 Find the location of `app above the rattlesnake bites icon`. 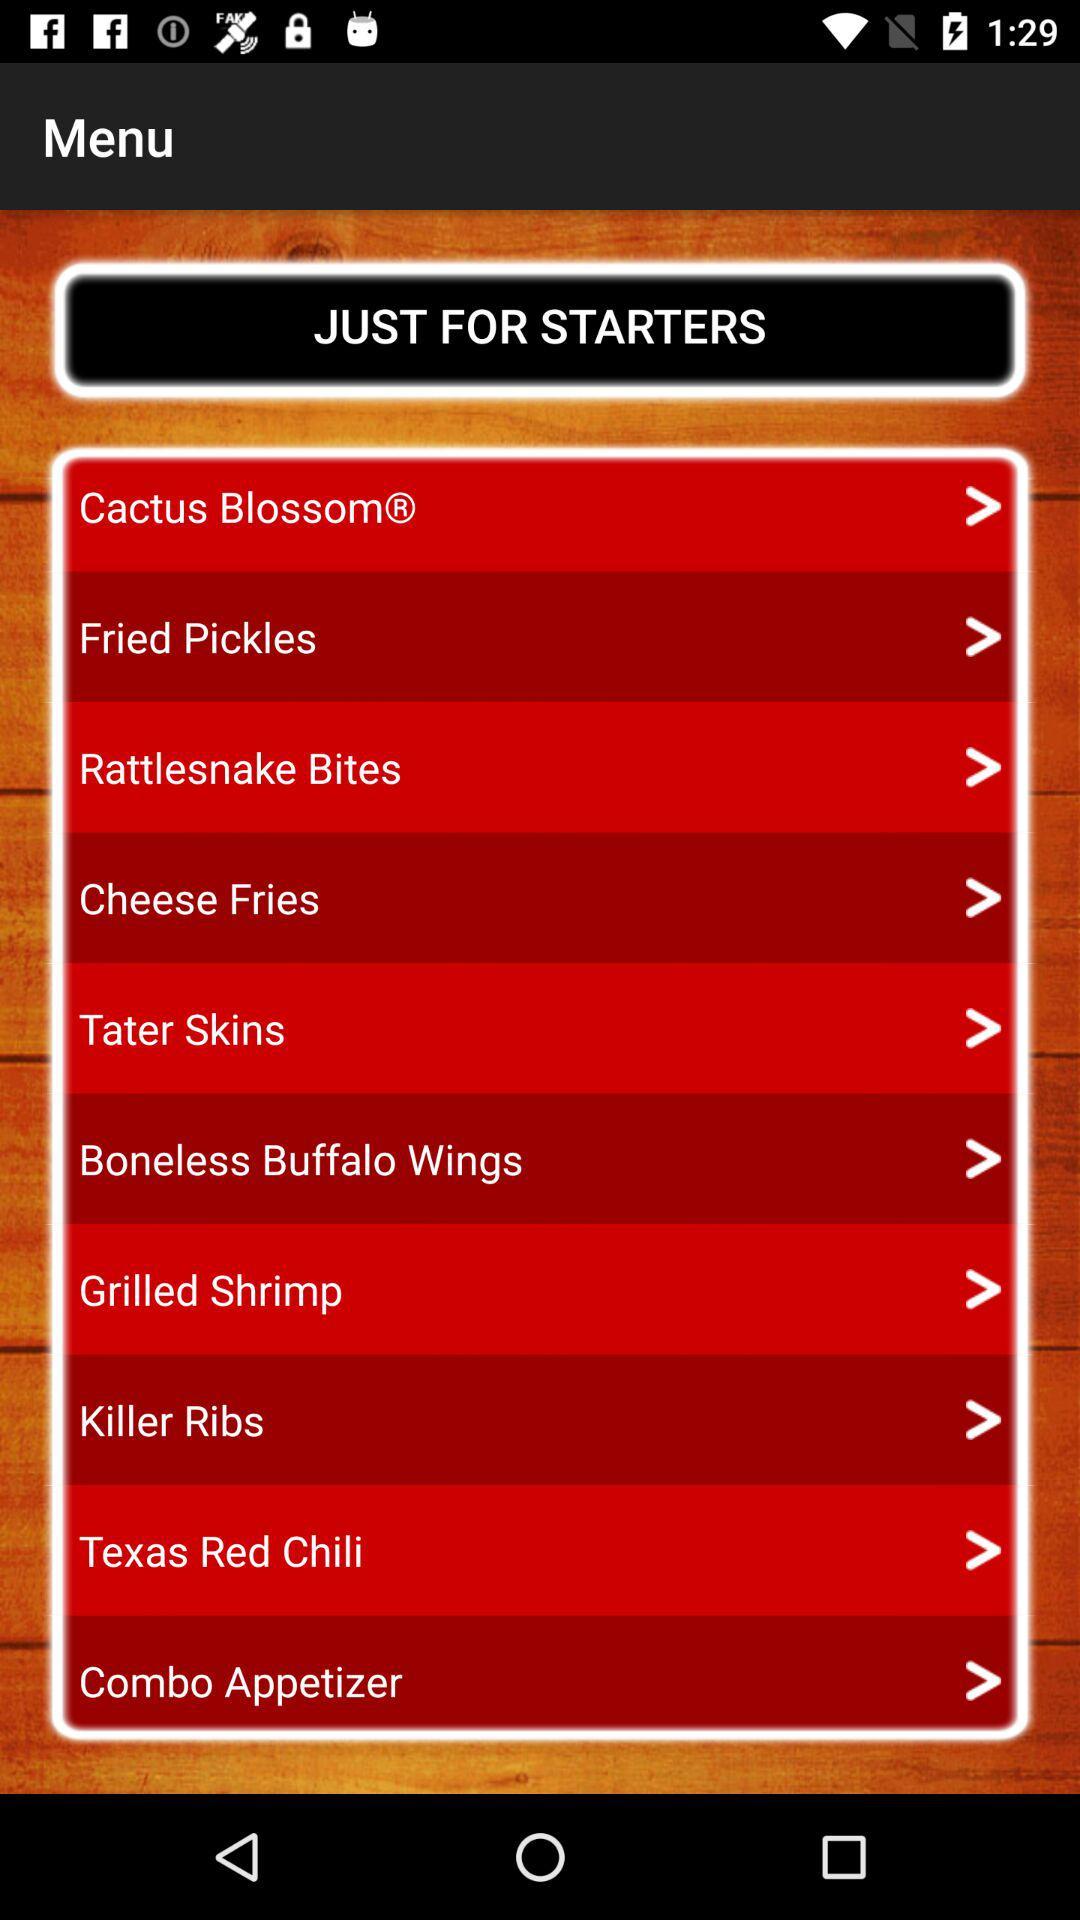

app above the rattlesnake bites icon is located at coordinates (178, 636).